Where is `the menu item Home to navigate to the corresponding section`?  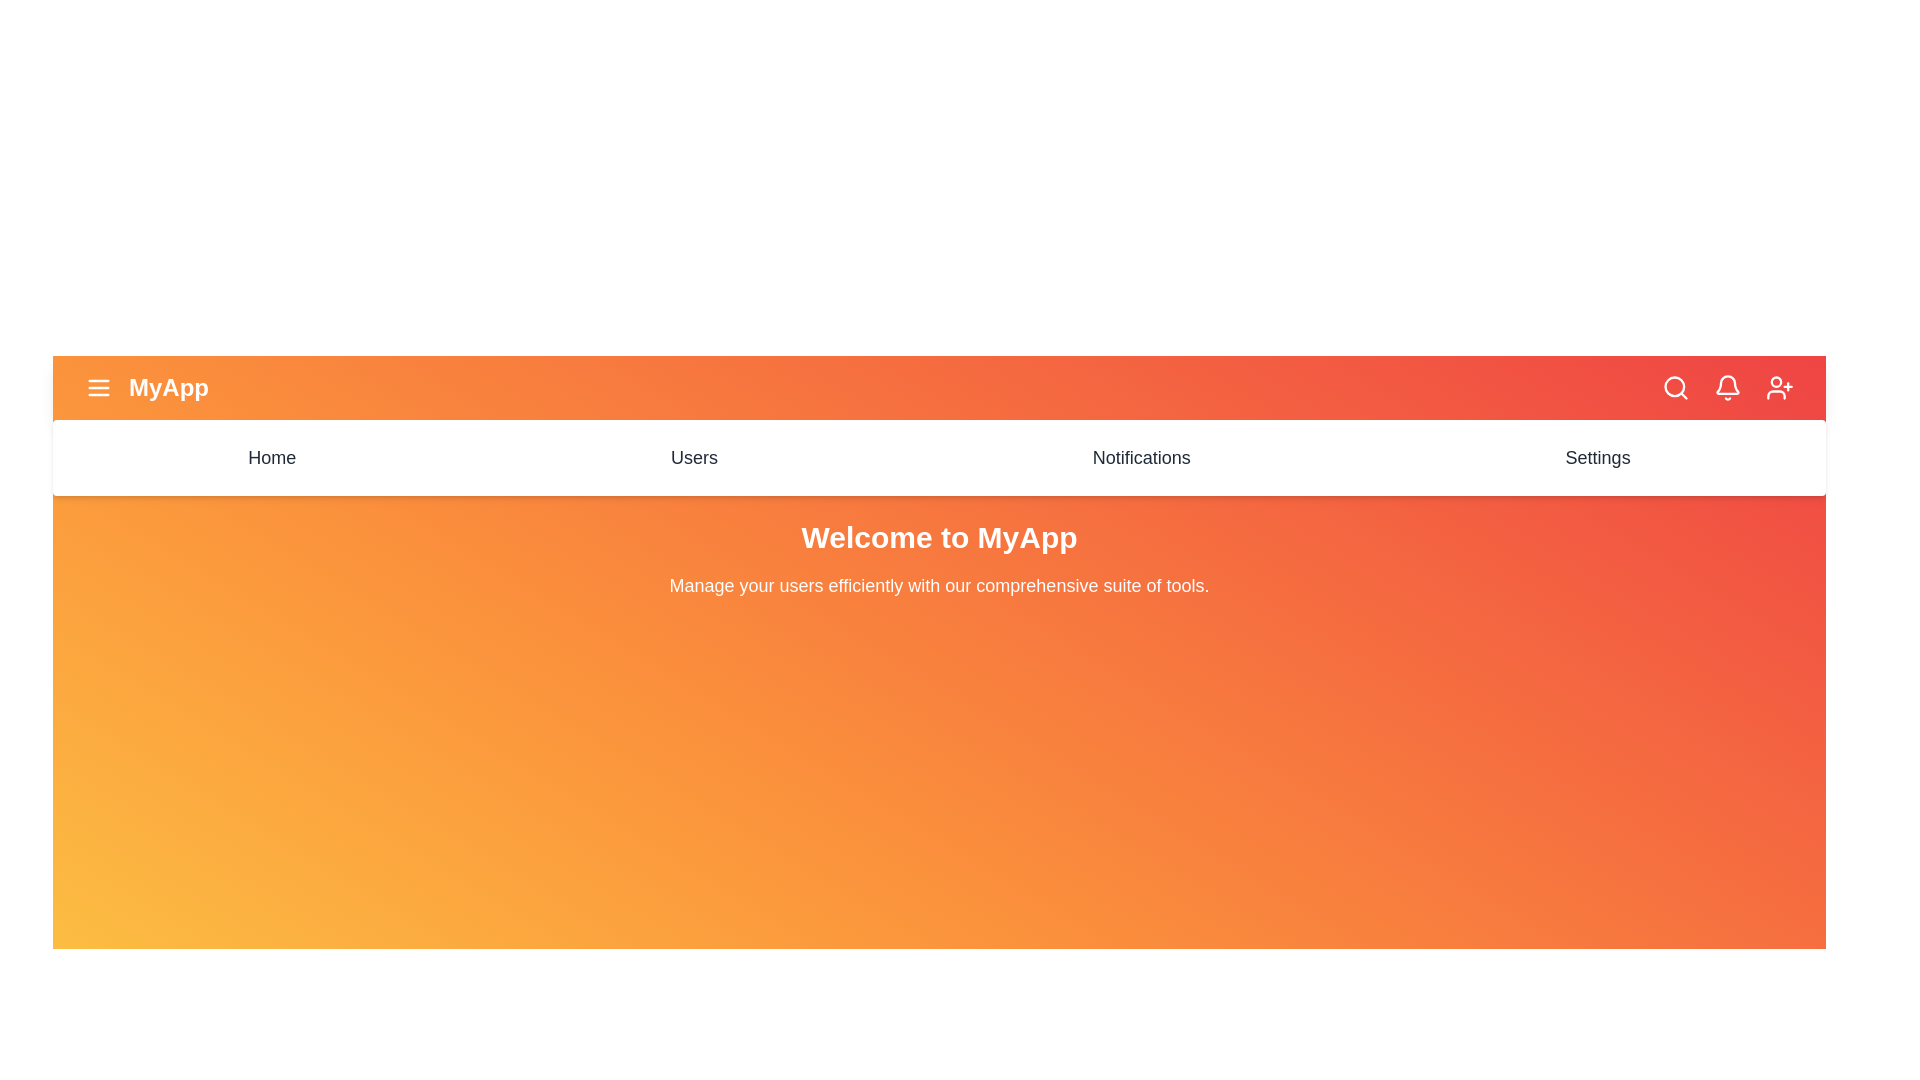
the menu item Home to navigate to the corresponding section is located at coordinates (271, 458).